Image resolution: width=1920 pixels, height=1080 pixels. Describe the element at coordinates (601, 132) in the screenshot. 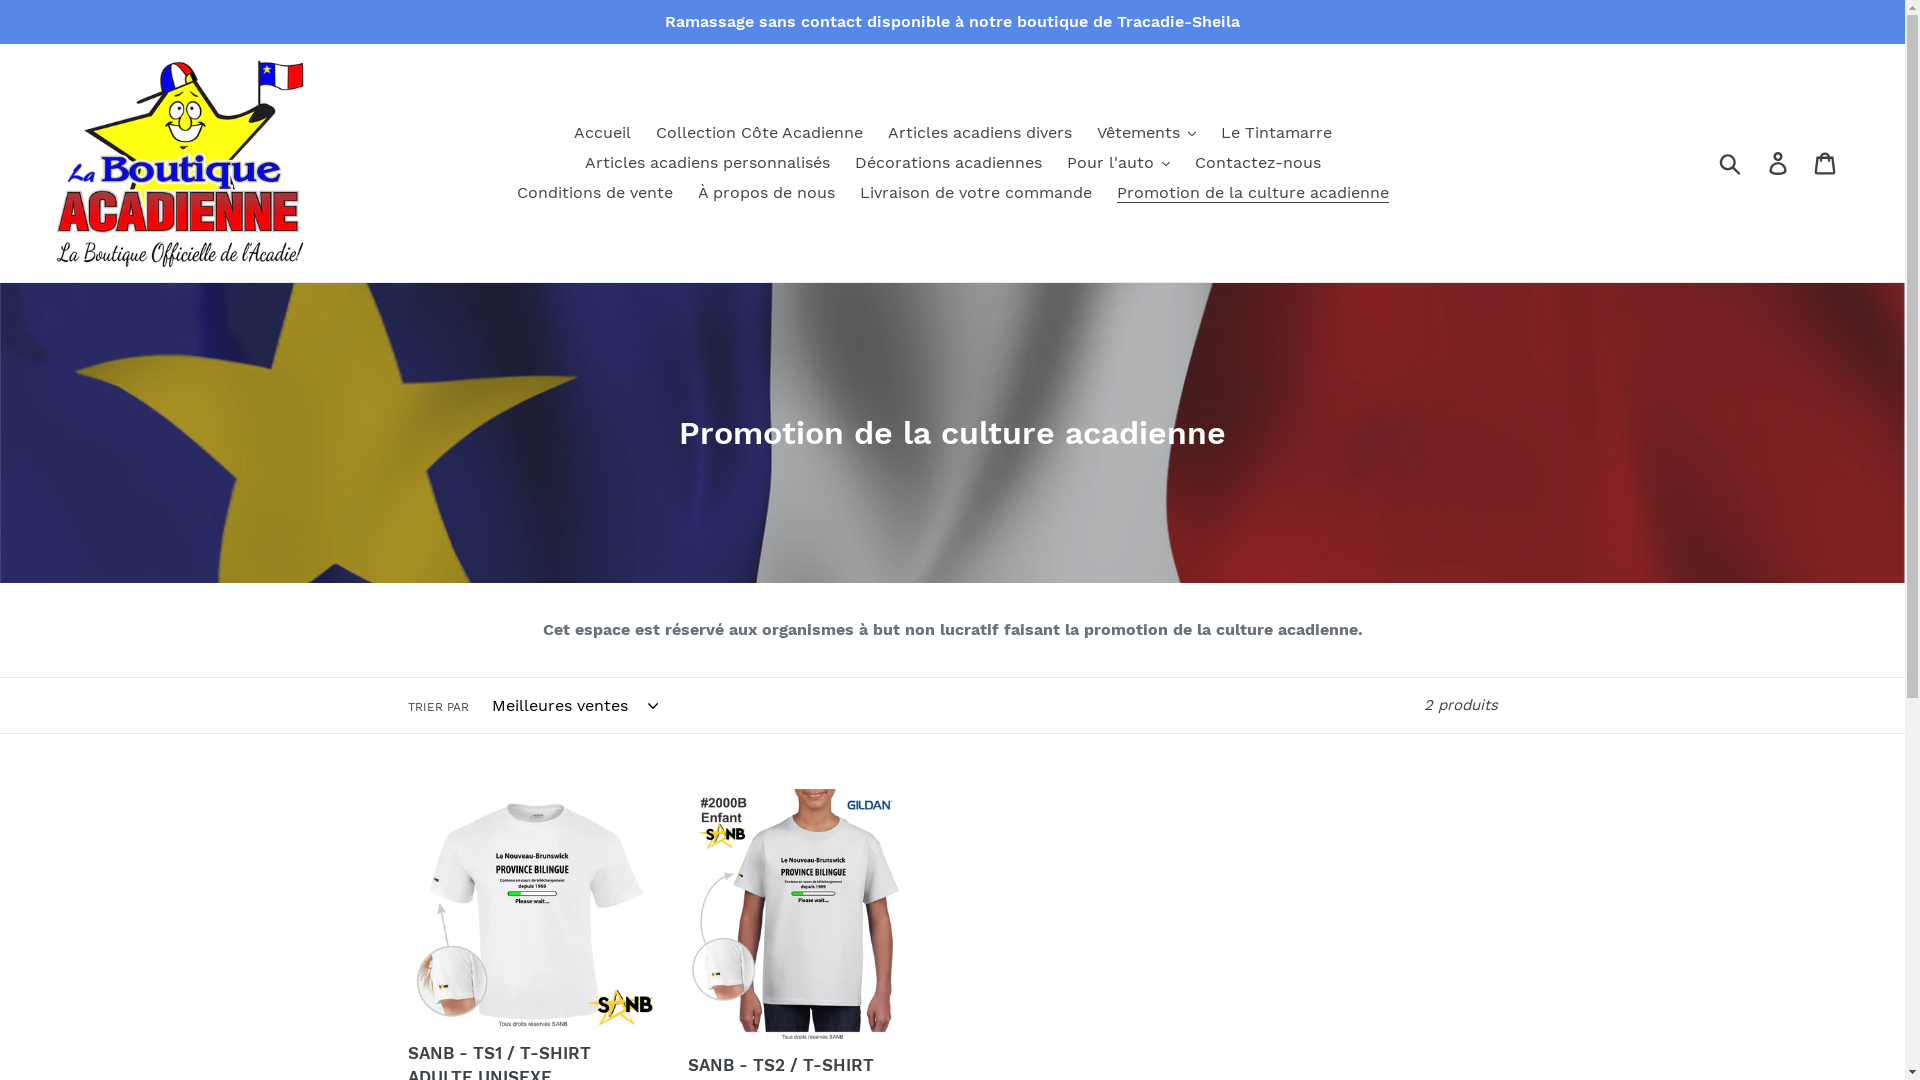

I see `'Accueil'` at that location.